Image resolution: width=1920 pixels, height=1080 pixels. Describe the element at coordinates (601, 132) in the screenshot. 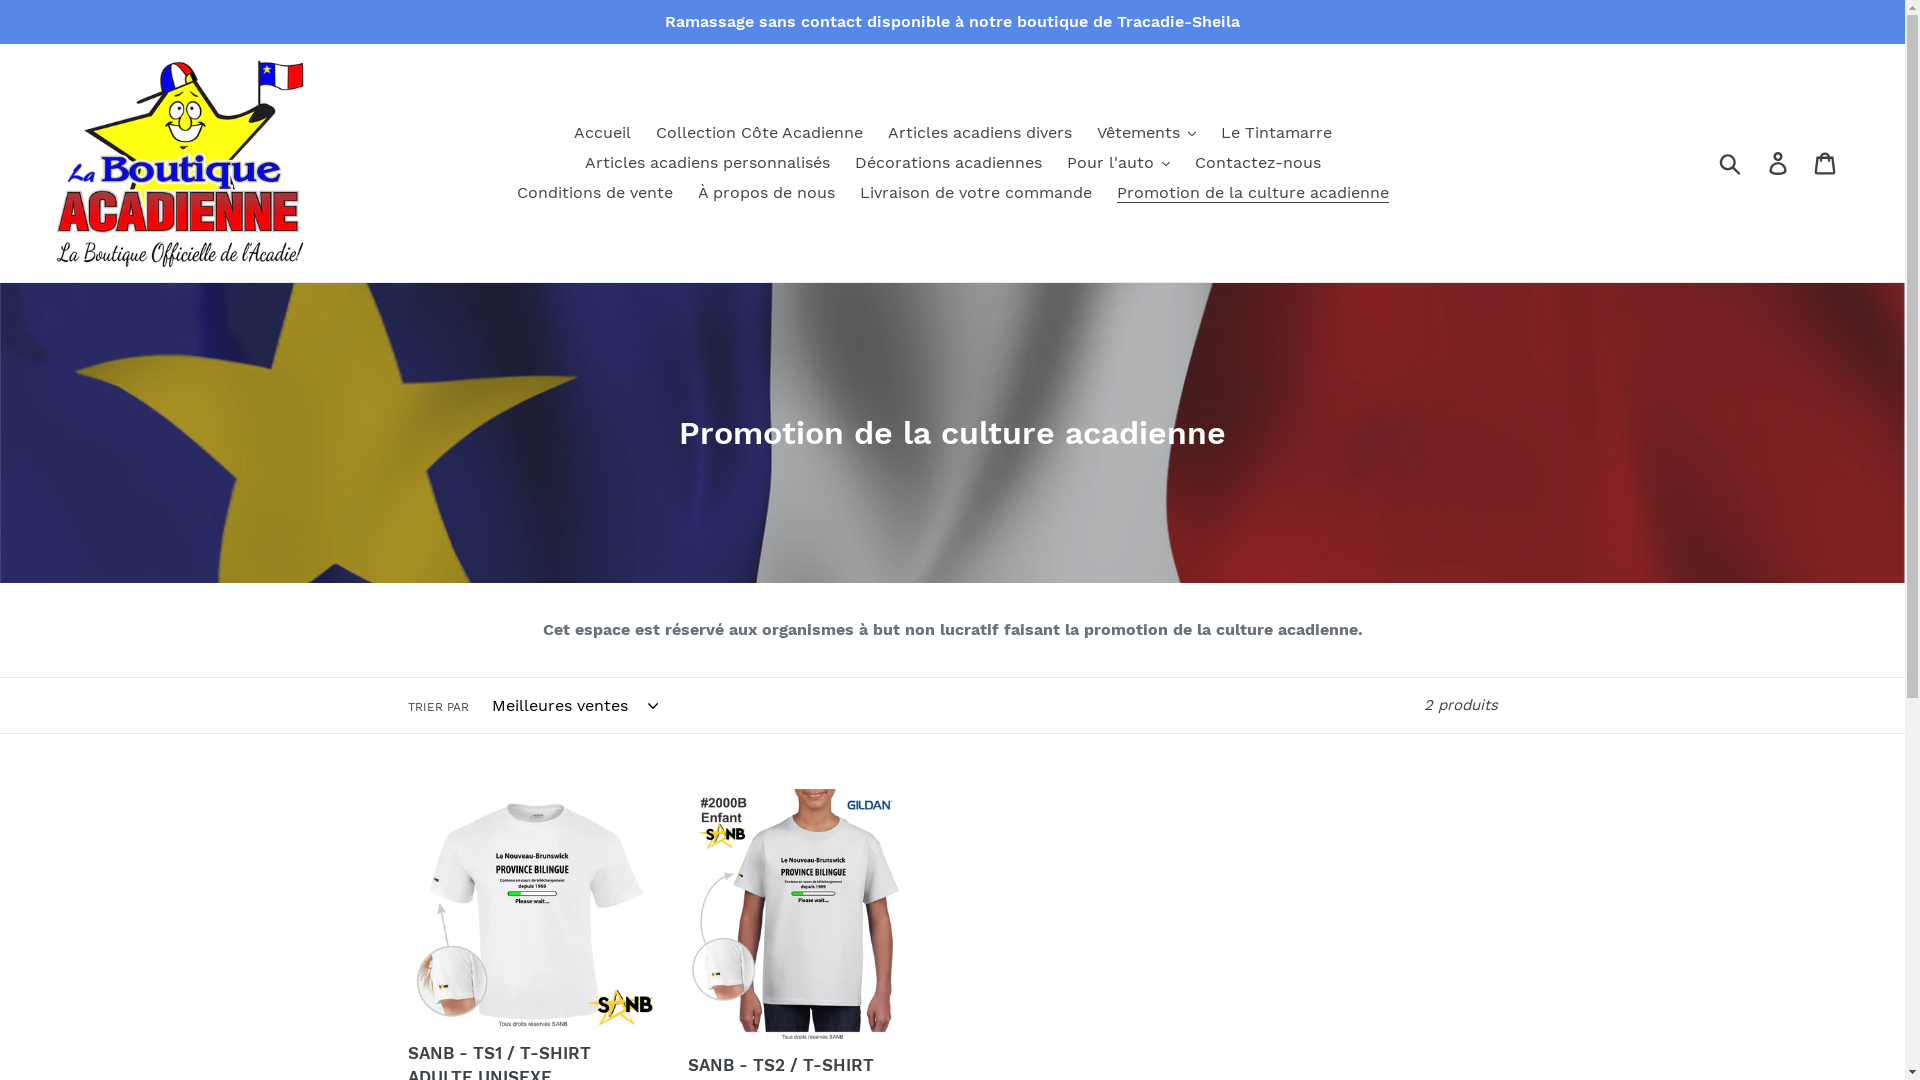

I see `'Accueil'` at that location.